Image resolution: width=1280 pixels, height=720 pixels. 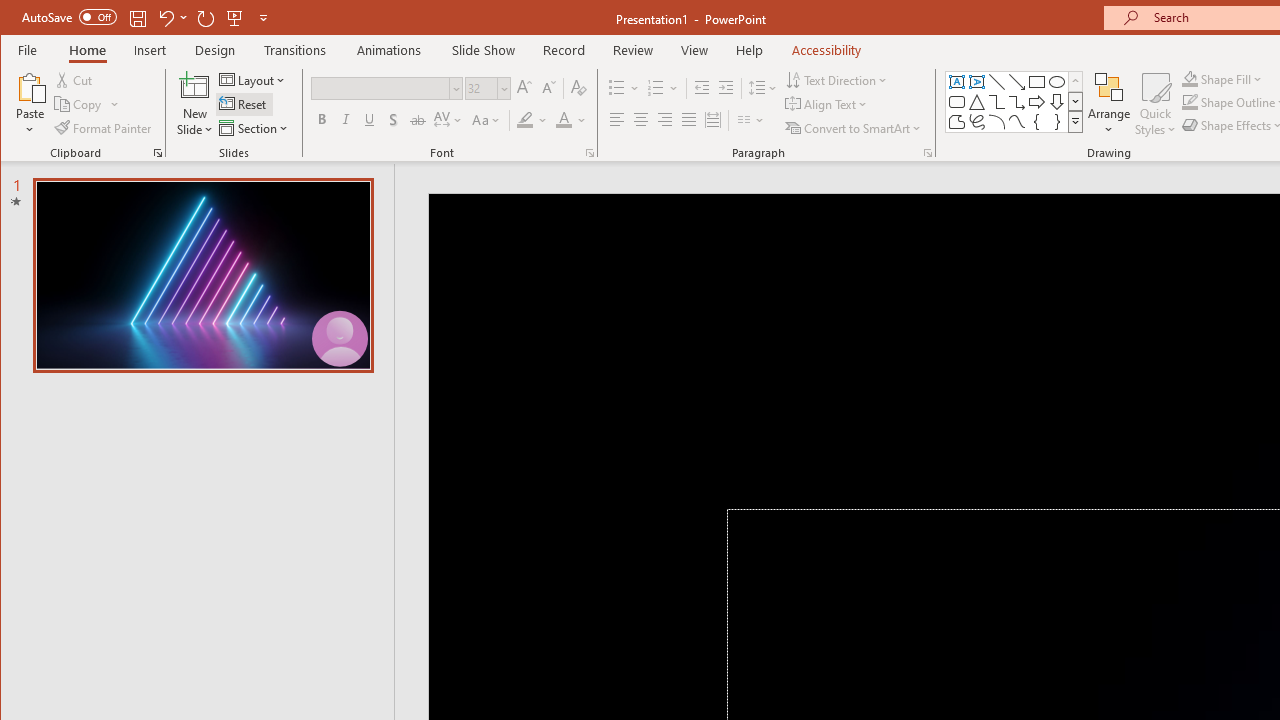 What do you see at coordinates (976, 81) in the screenshot?
I see `'Vertical Text Box'` at bounding box center [976, 81].